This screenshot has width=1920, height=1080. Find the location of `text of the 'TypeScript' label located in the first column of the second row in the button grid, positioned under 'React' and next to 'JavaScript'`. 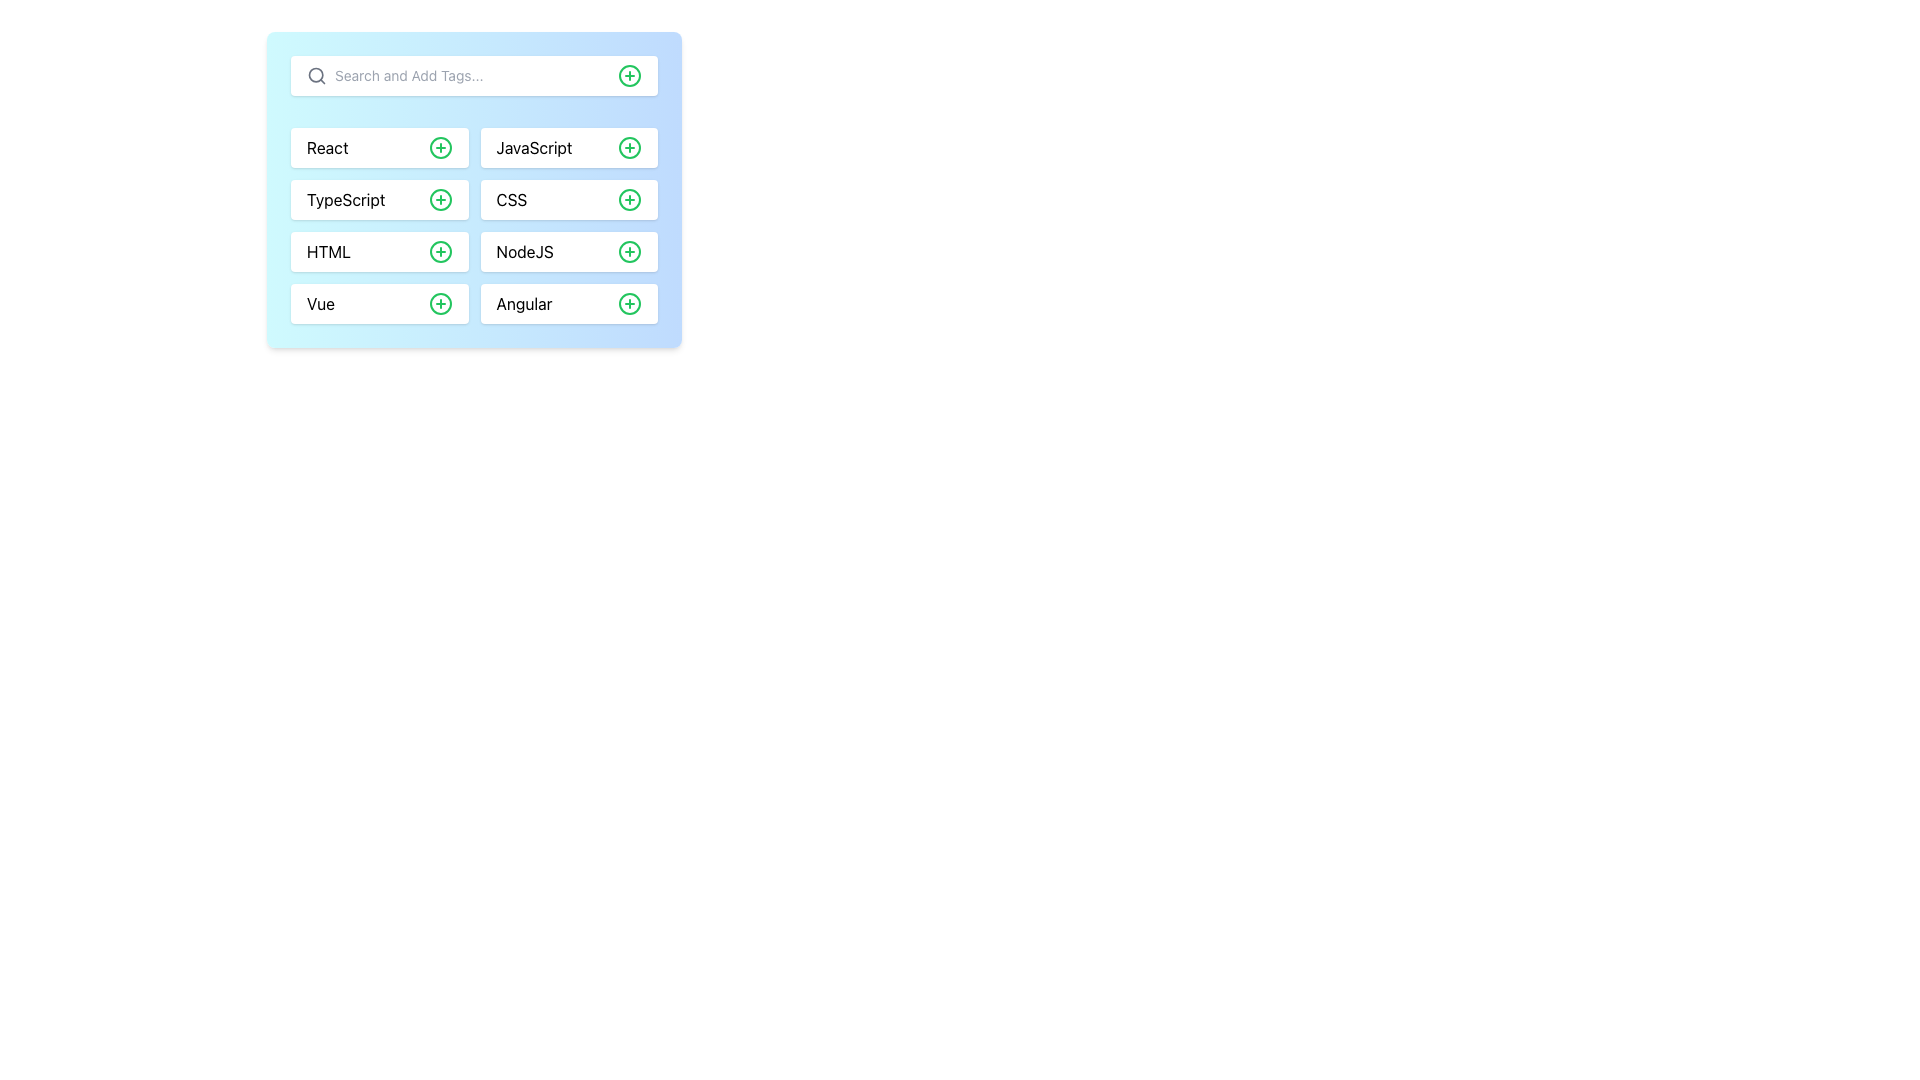

text of the 'TypeScript' label located in the first column of the second row in the button grid, positioned under 'React' and next to 'JavaScript' is located at coordinates (346, 200).